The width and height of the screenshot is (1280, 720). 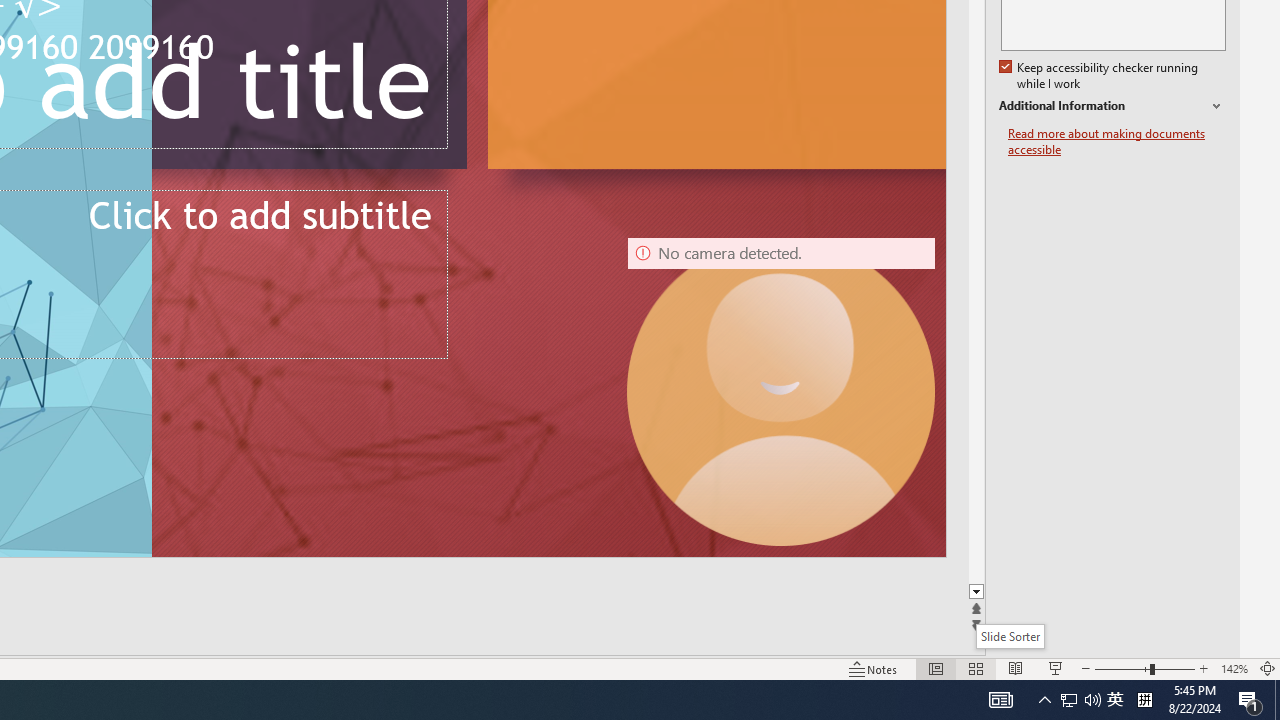 I want to click on 'Normal', so click(x=935, y=669).